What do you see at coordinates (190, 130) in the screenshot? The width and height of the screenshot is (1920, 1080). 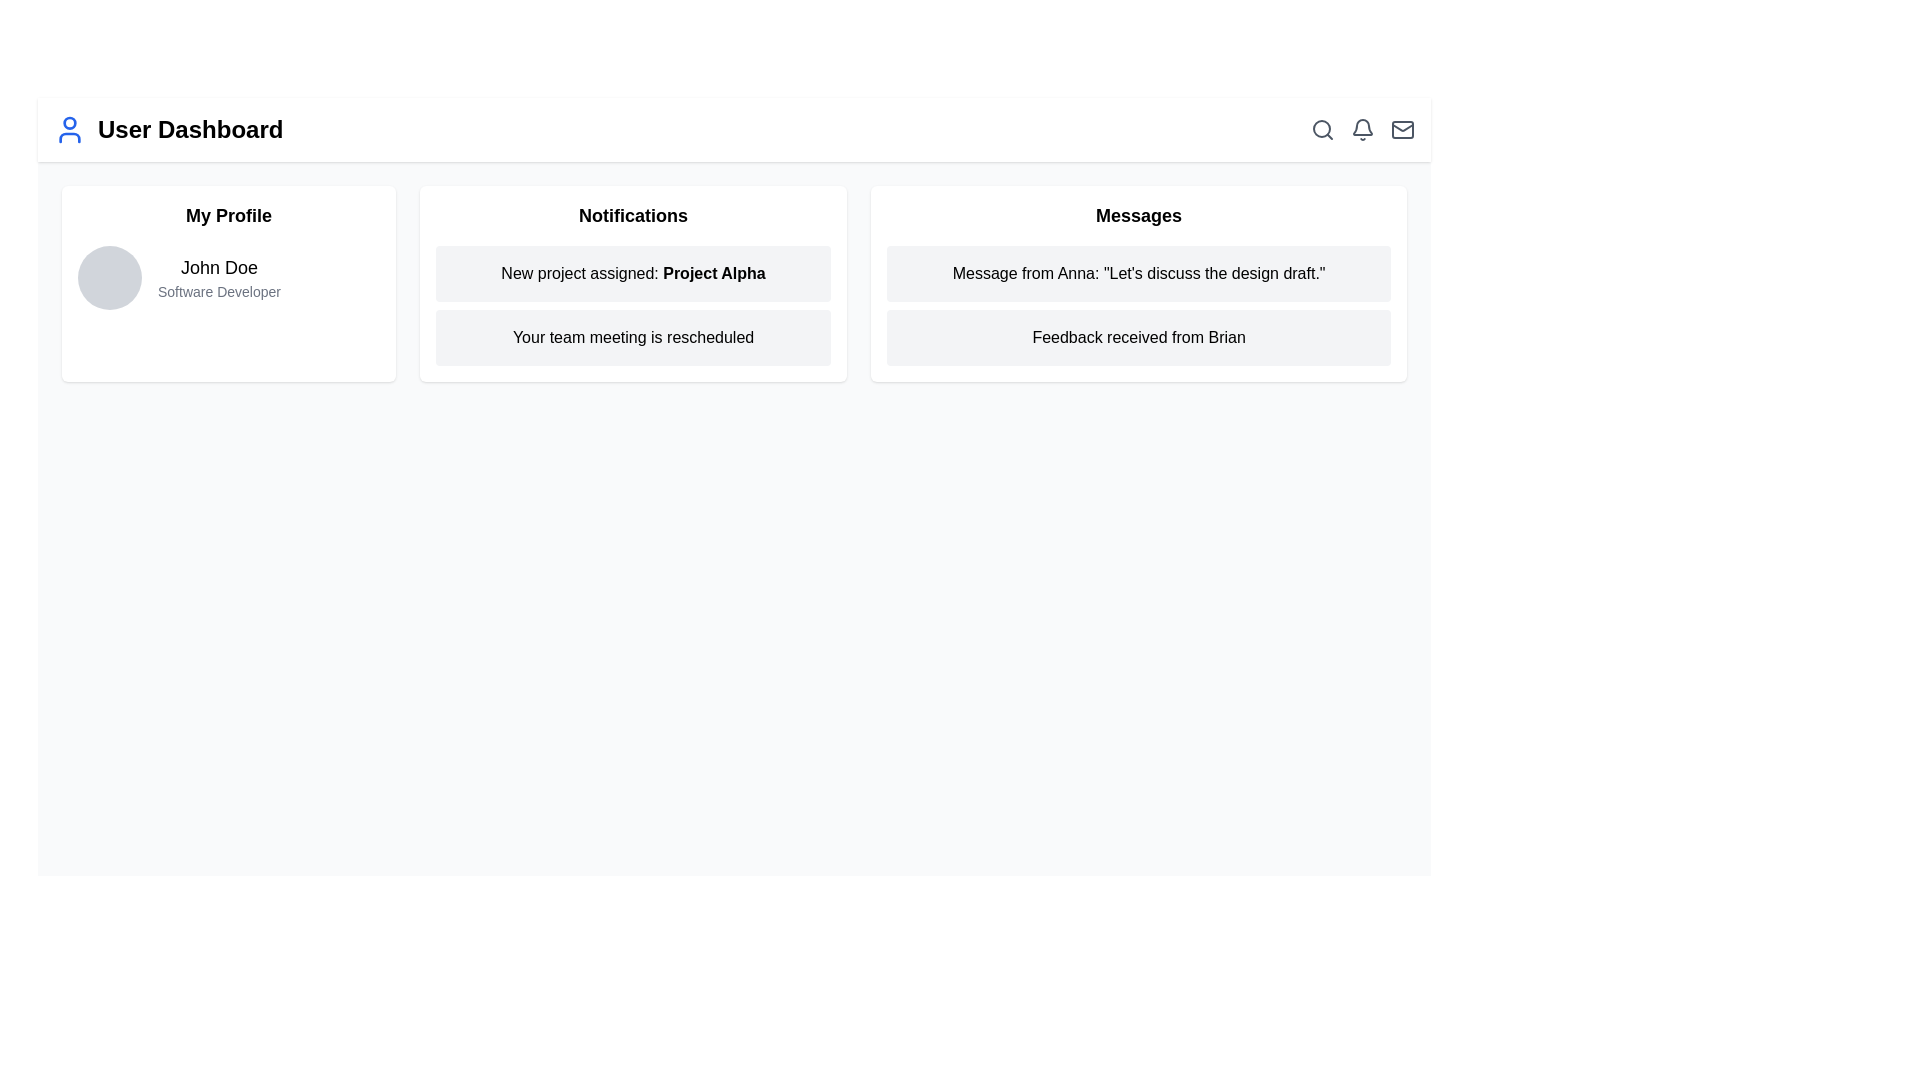 I see `text label indicating the 'User Dashboard' page located at the top left corner of the interface, adjacent to the user icon` at bounding box center [190, 130].